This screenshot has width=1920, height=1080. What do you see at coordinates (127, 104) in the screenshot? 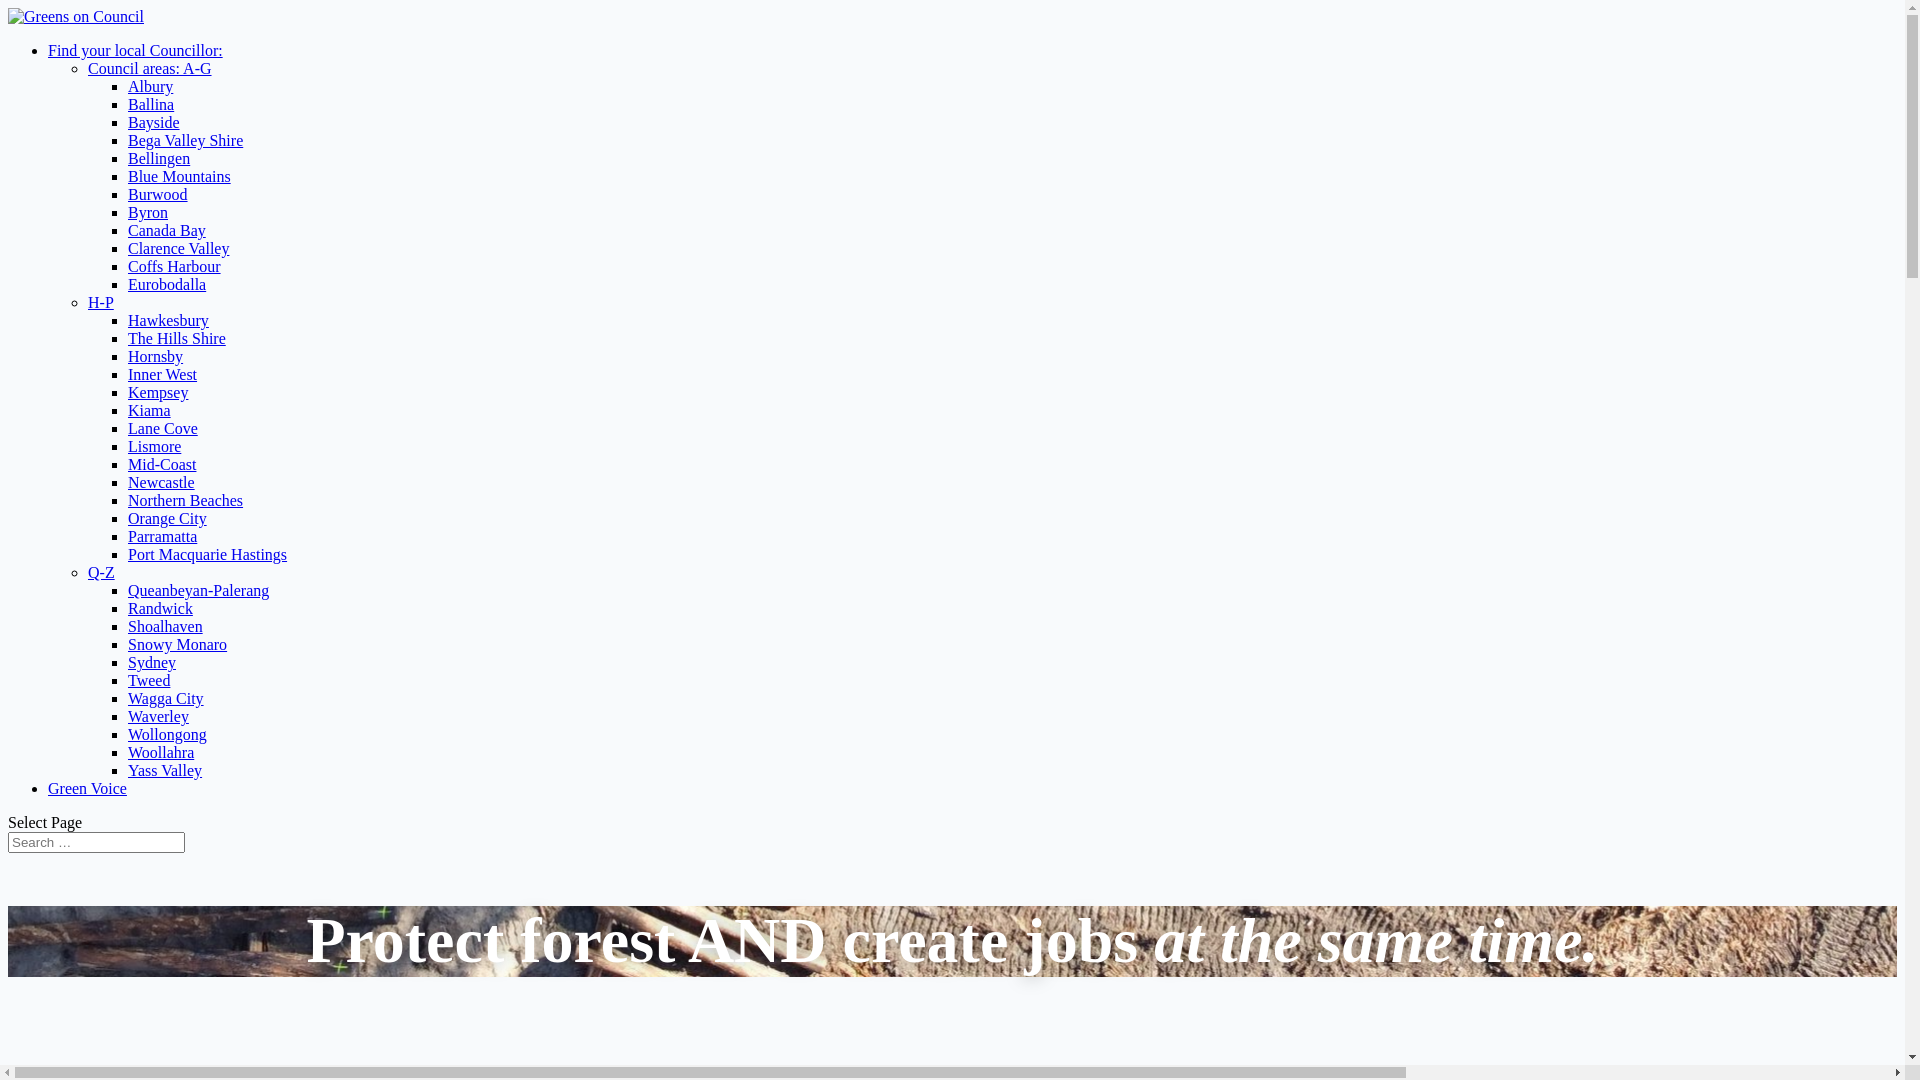
I see `'Ballina'` at bounding box center [127, 104].